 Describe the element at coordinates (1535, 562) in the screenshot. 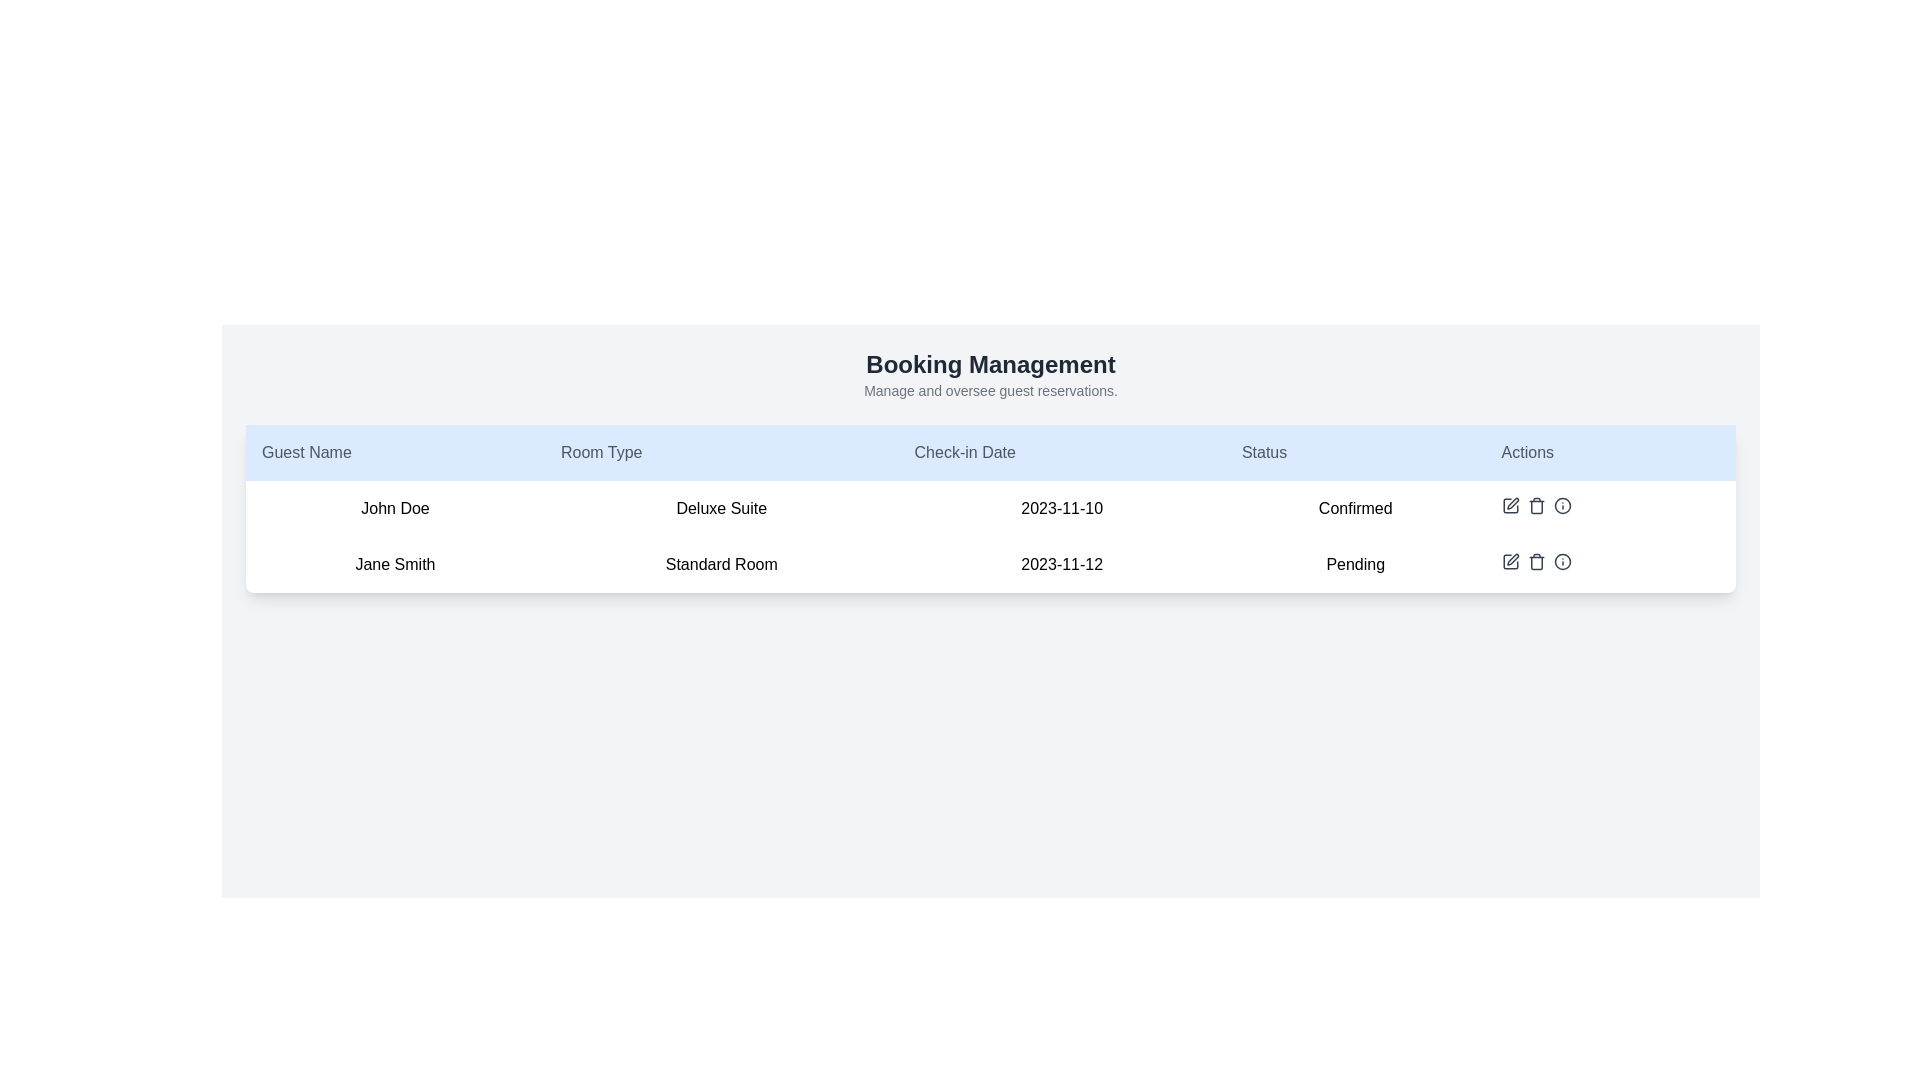

I see `the delete button located in the 'Actions' column of the second row in the table, positioned between the edit icon and the info icon` at that location.